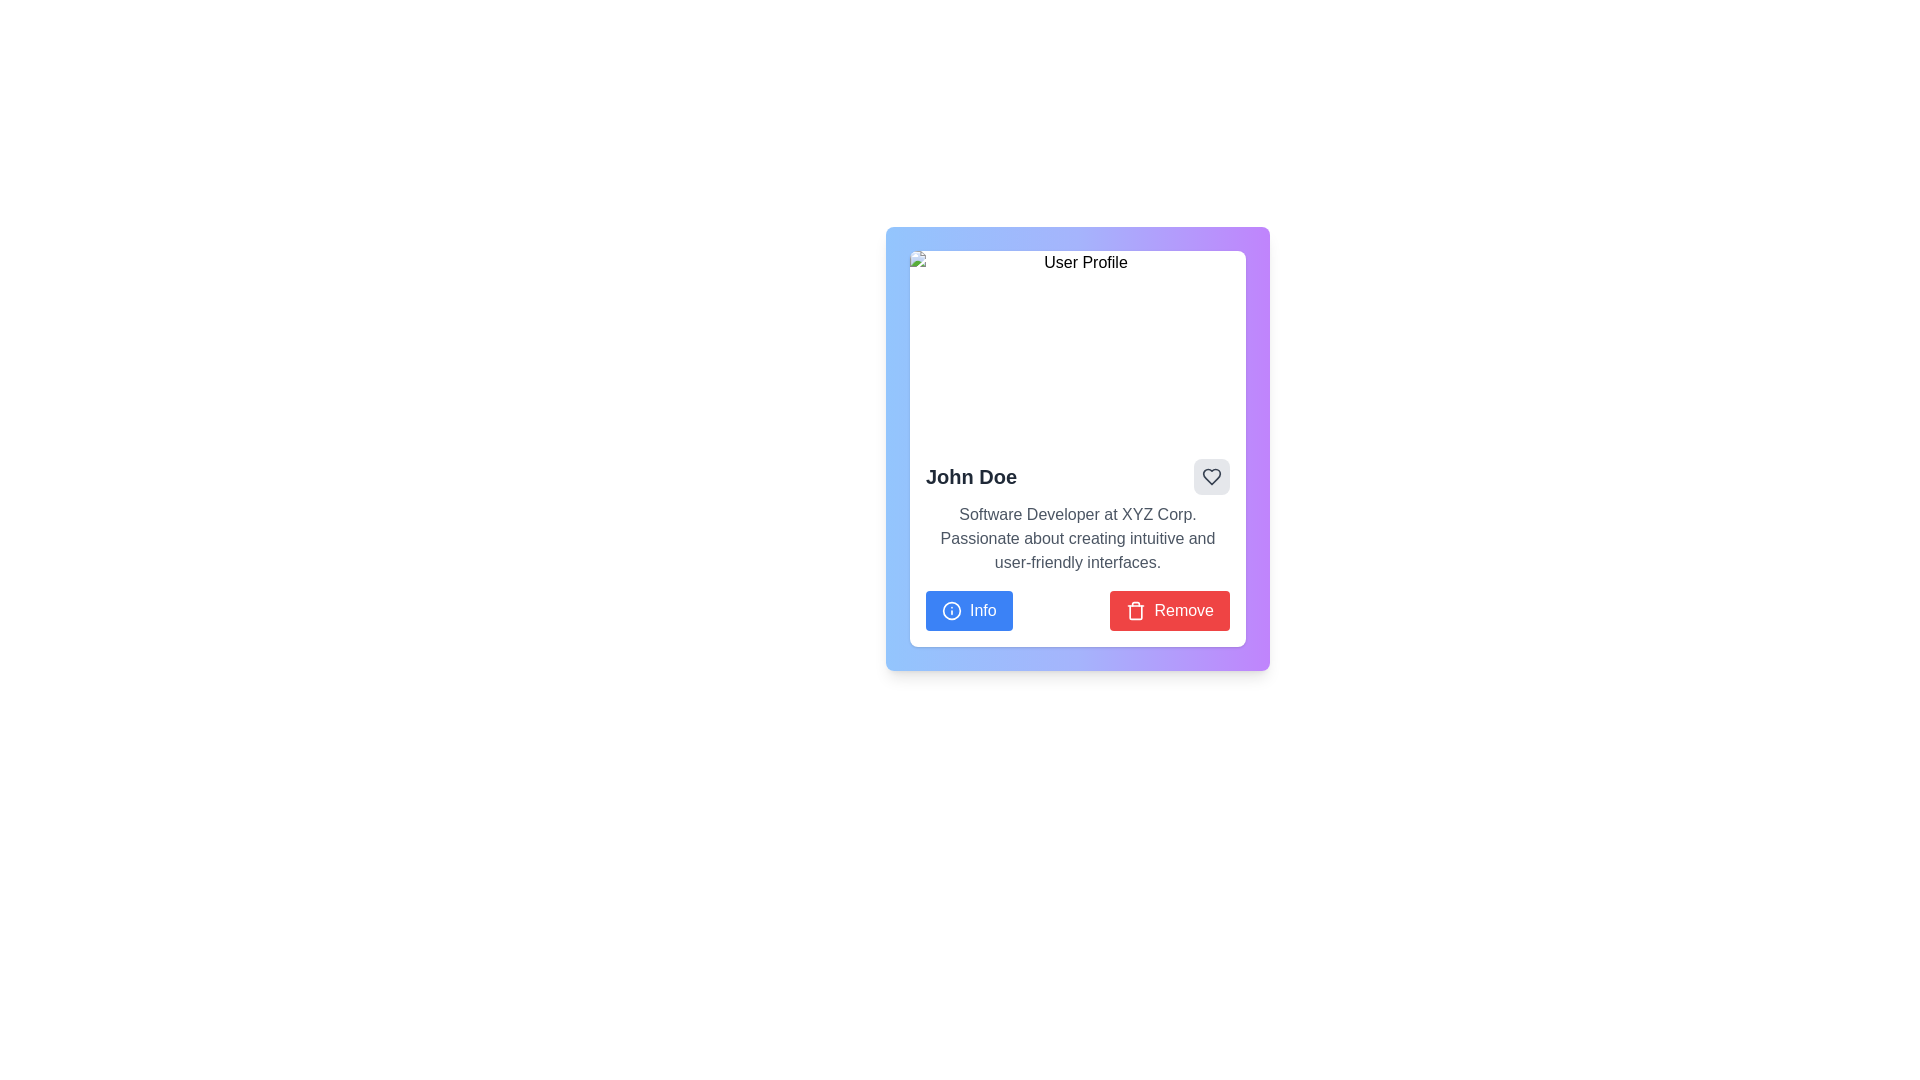 This screenshot has height=1080, width=1920. What do you see at coordinates (1210, 477) in the screenshot?
I see `the heart-shaped icon button located in the top-right corner of the user profile card to mark the profile as a favorite` at bounding box center [1210, 477].